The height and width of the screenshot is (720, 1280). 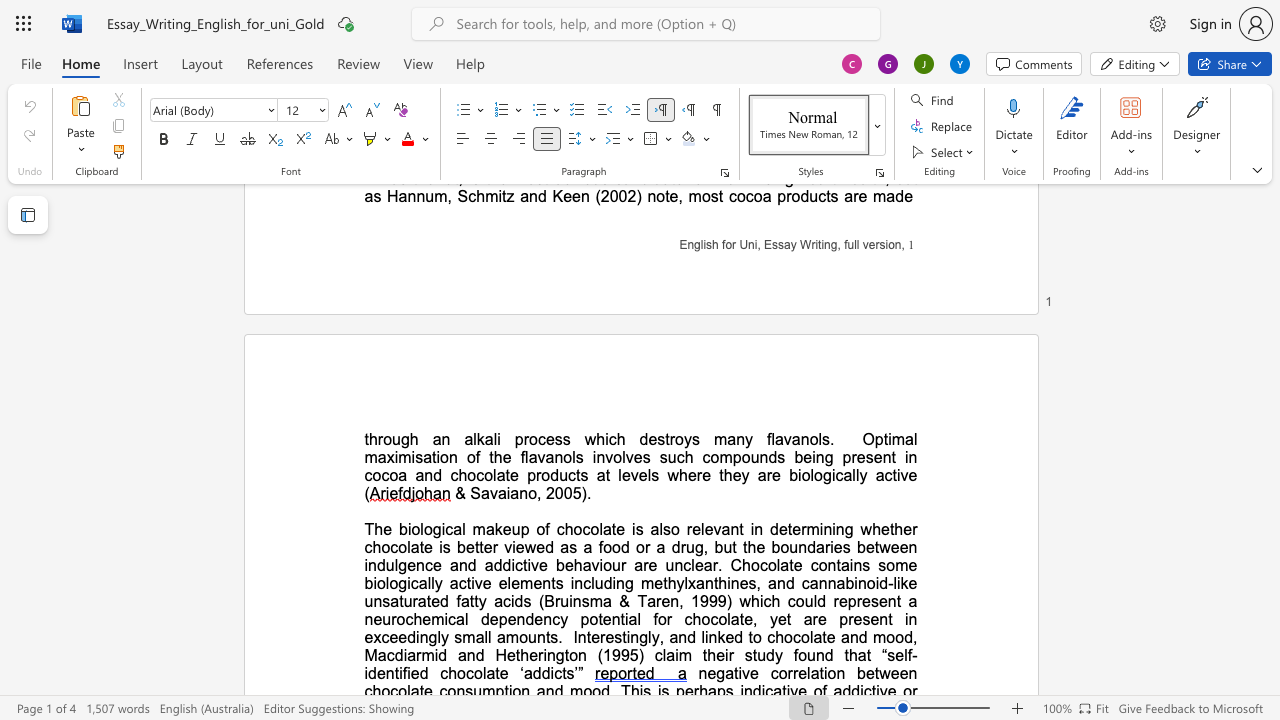 What do you see at coordinates (740, 475) in the screenshot?
I see `the space between the continuous character "e" and "y" in the text` at bounding box center [740, 475].